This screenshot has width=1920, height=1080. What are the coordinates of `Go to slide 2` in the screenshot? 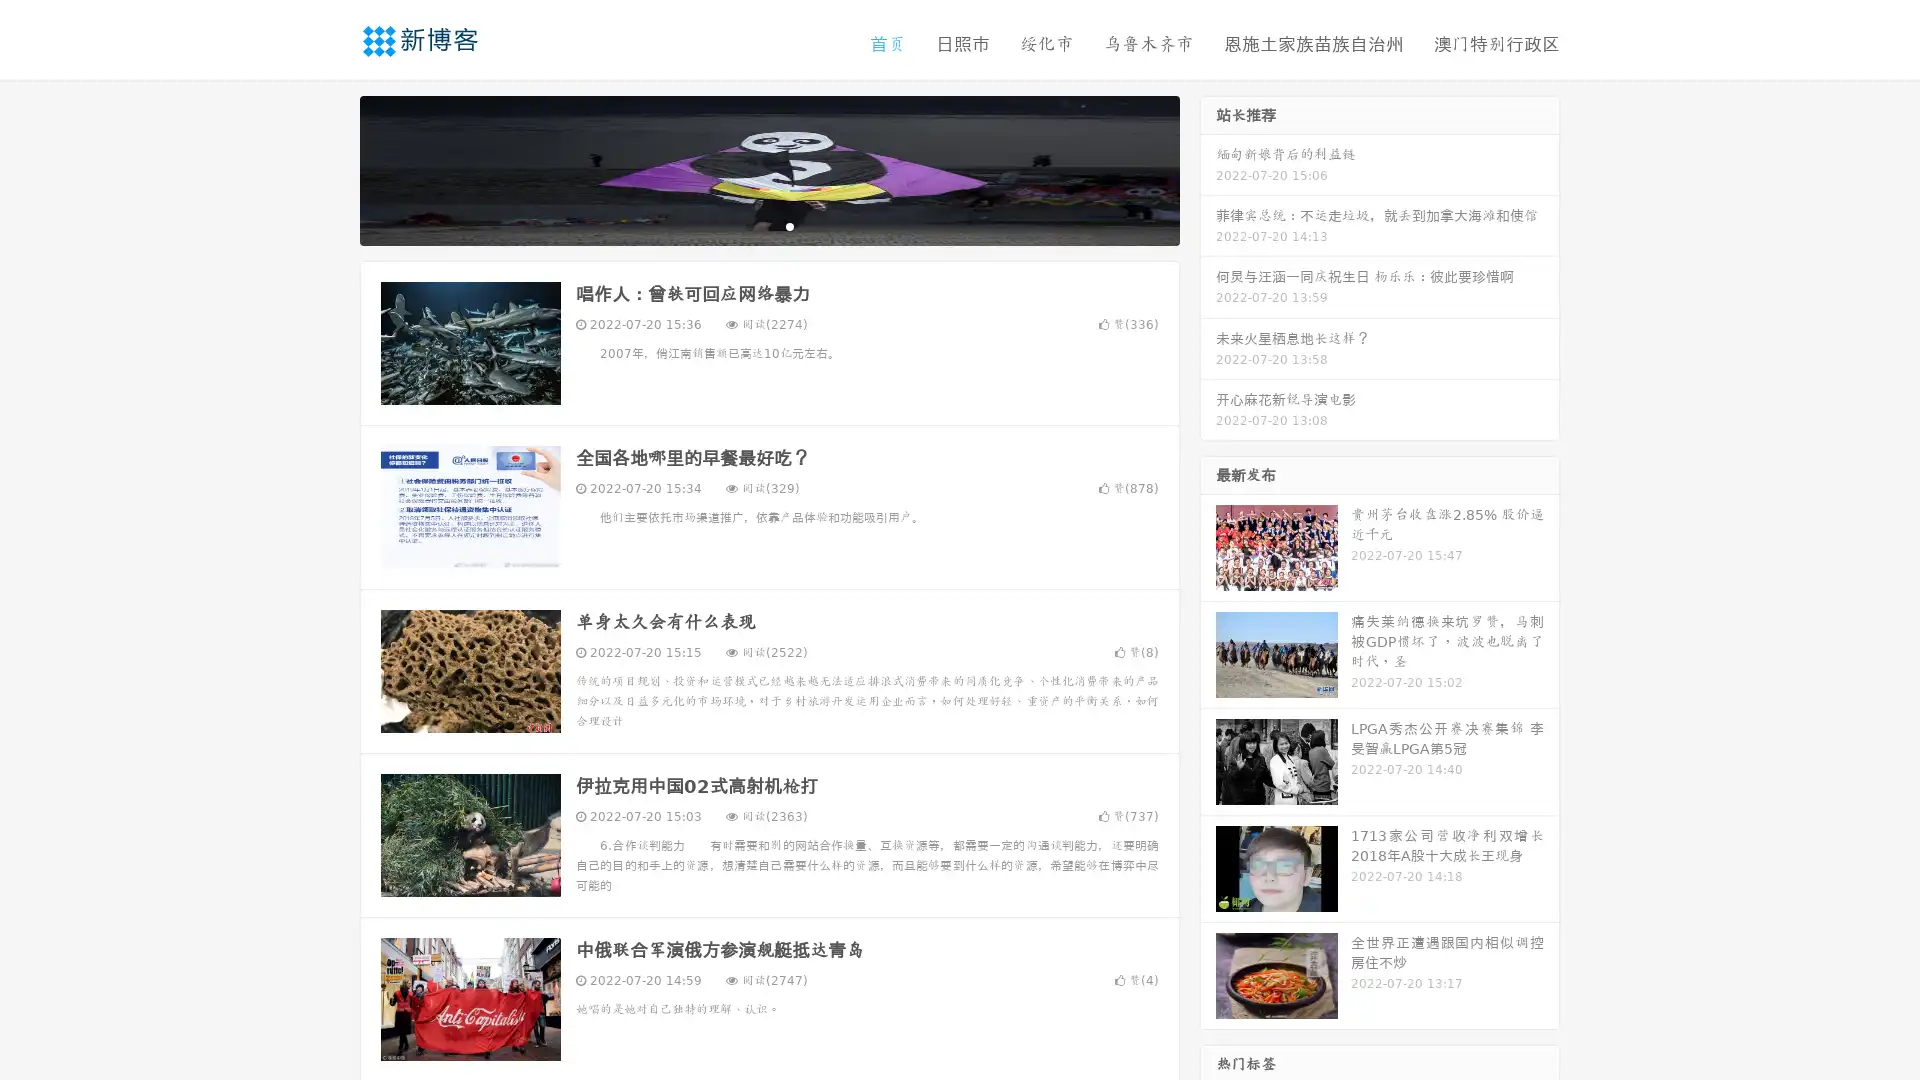 It's located at (768, 225).